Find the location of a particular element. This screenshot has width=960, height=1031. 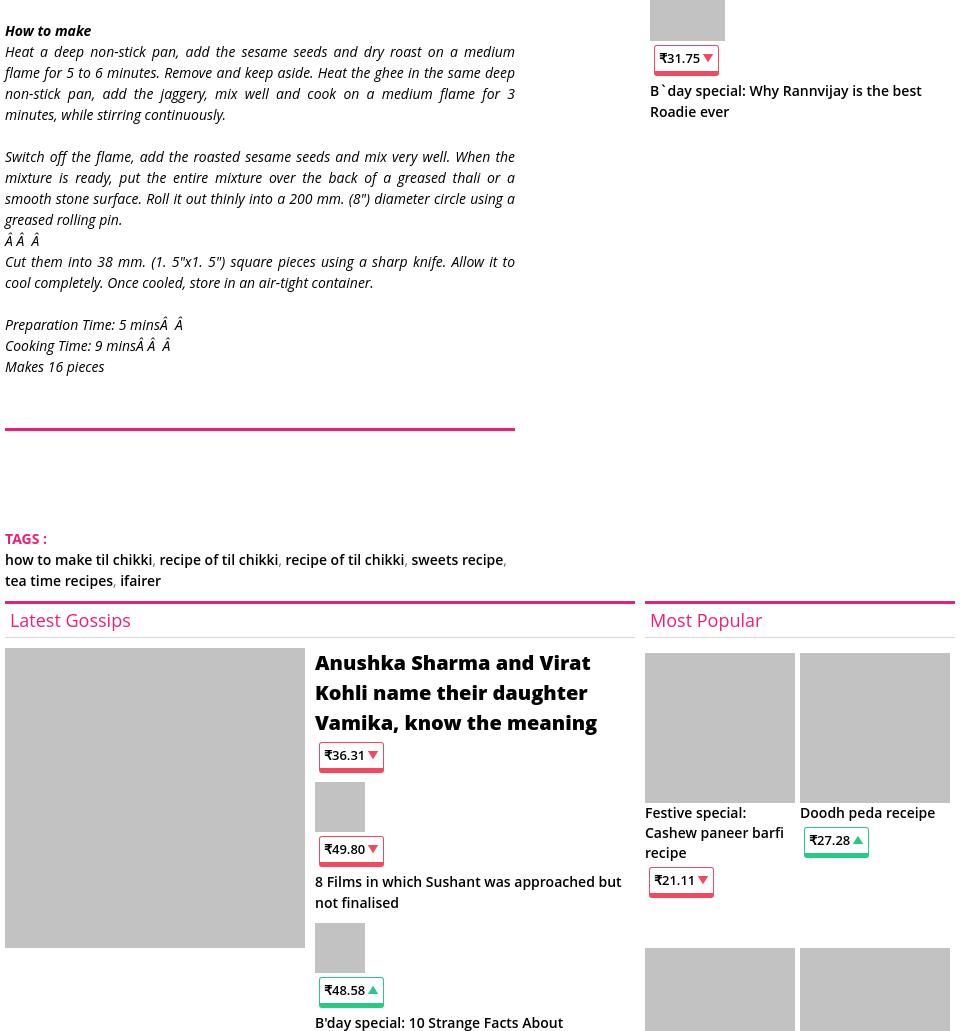

'Preparation Time: 5 minsÂ  Â' is located at coordinates (3, 322).